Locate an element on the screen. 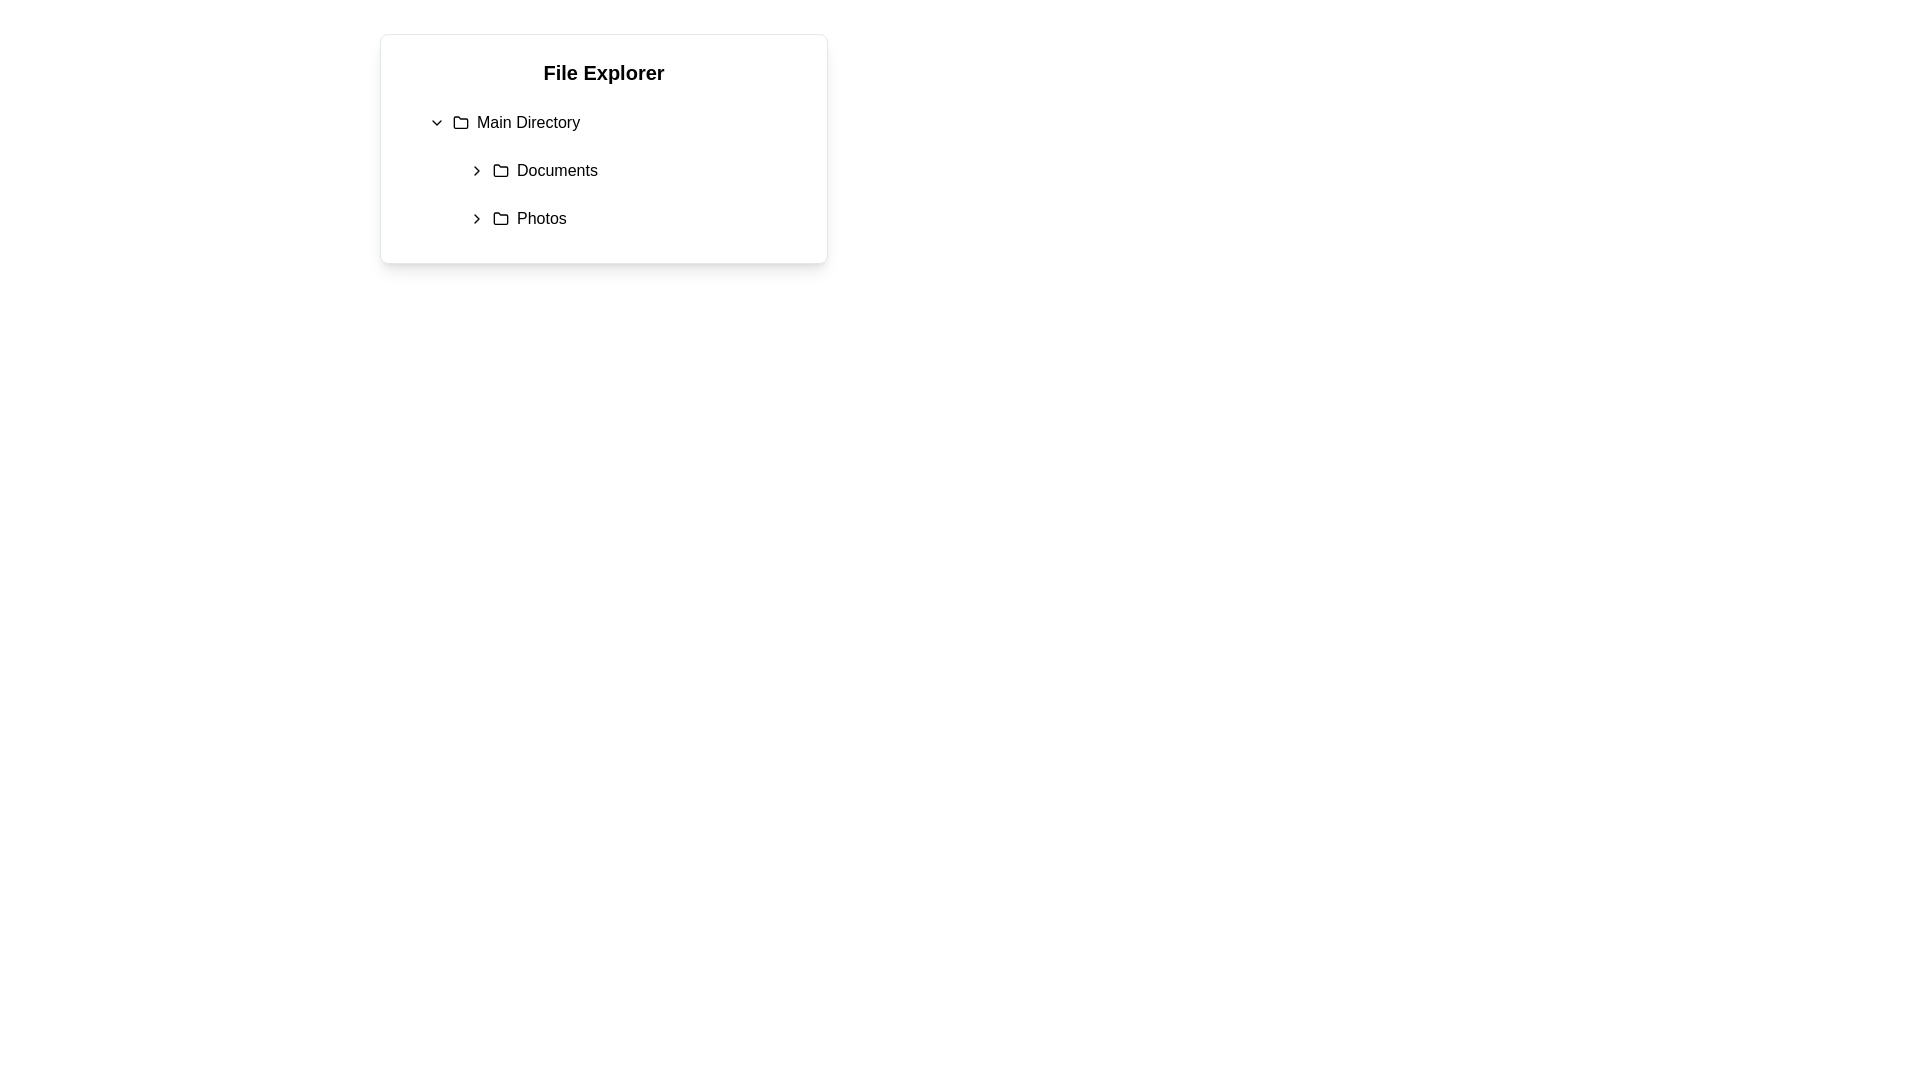  the small folder icon representing the 'Documents' folder, which is located to the left of the text 'Documents' is located at coordinates (500, 169).